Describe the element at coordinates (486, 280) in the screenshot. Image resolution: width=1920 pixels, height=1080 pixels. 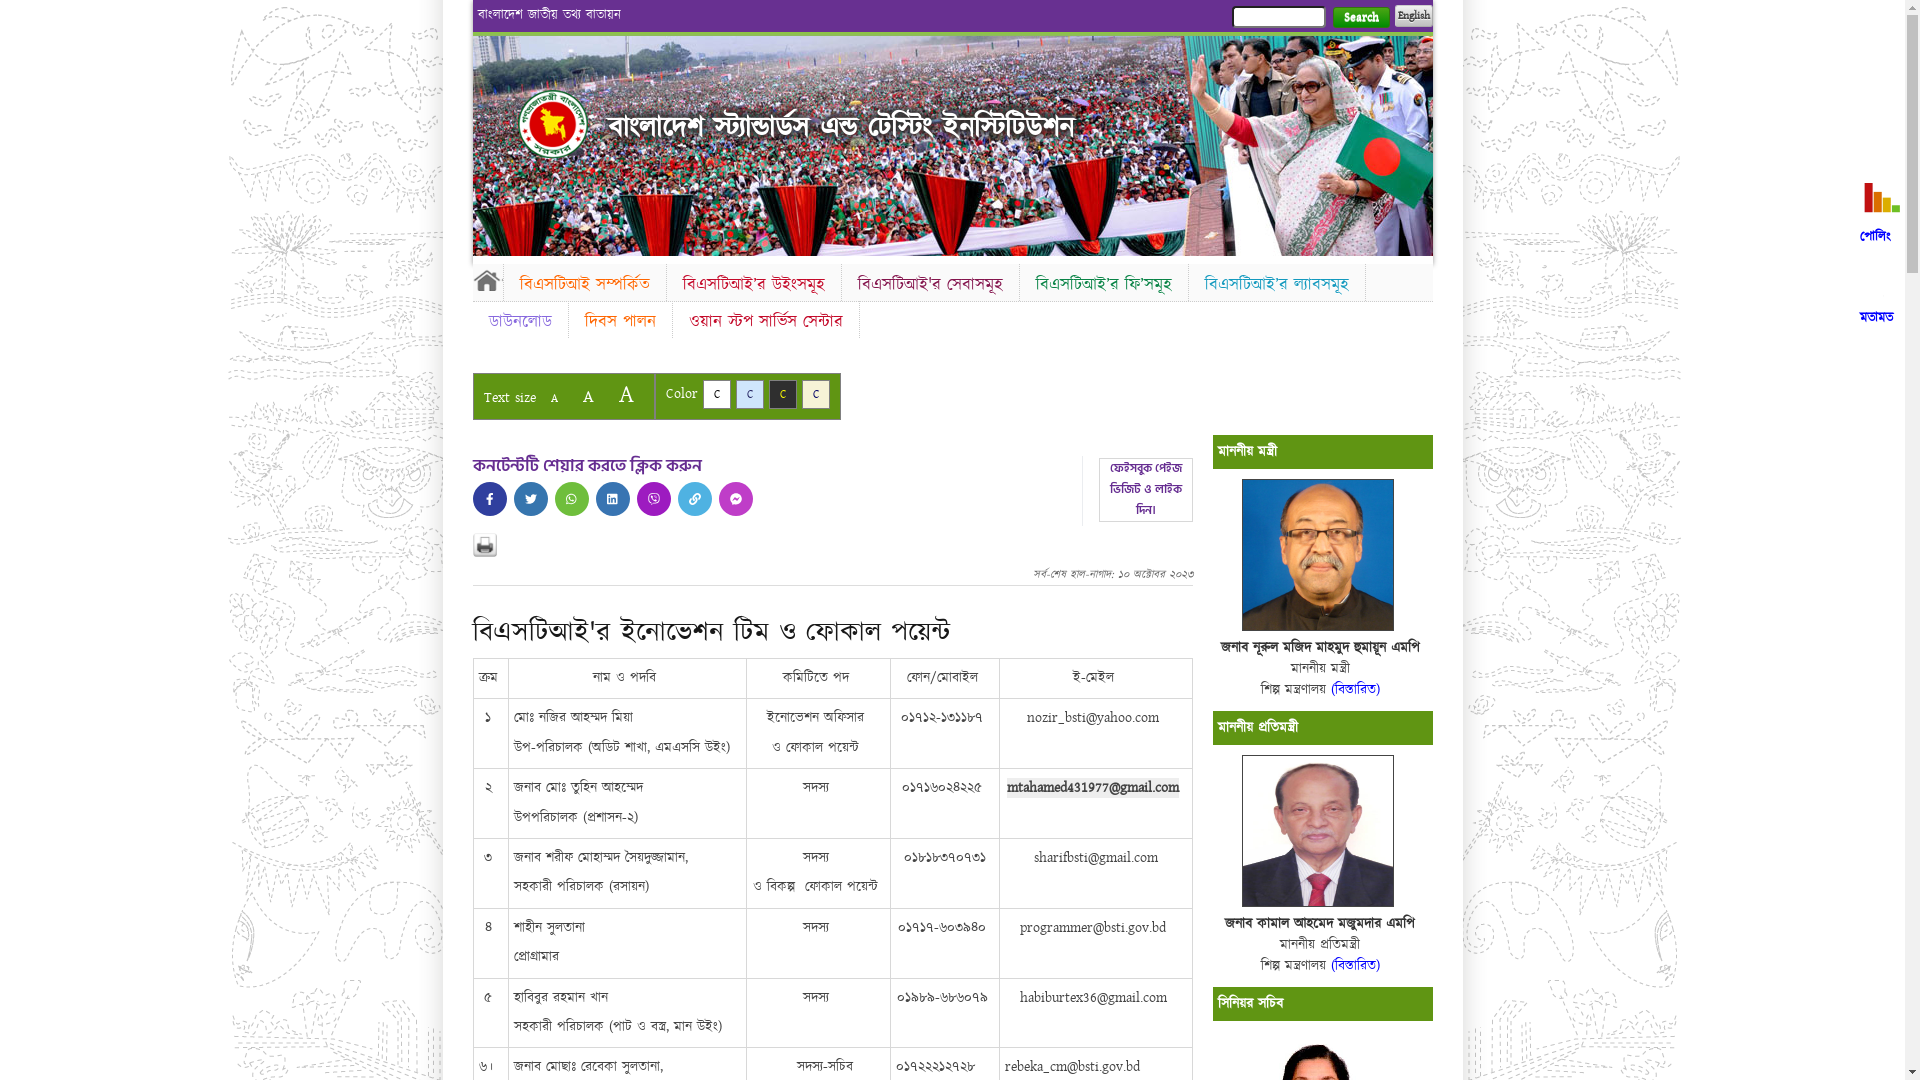
I see `'Home'` at that location.